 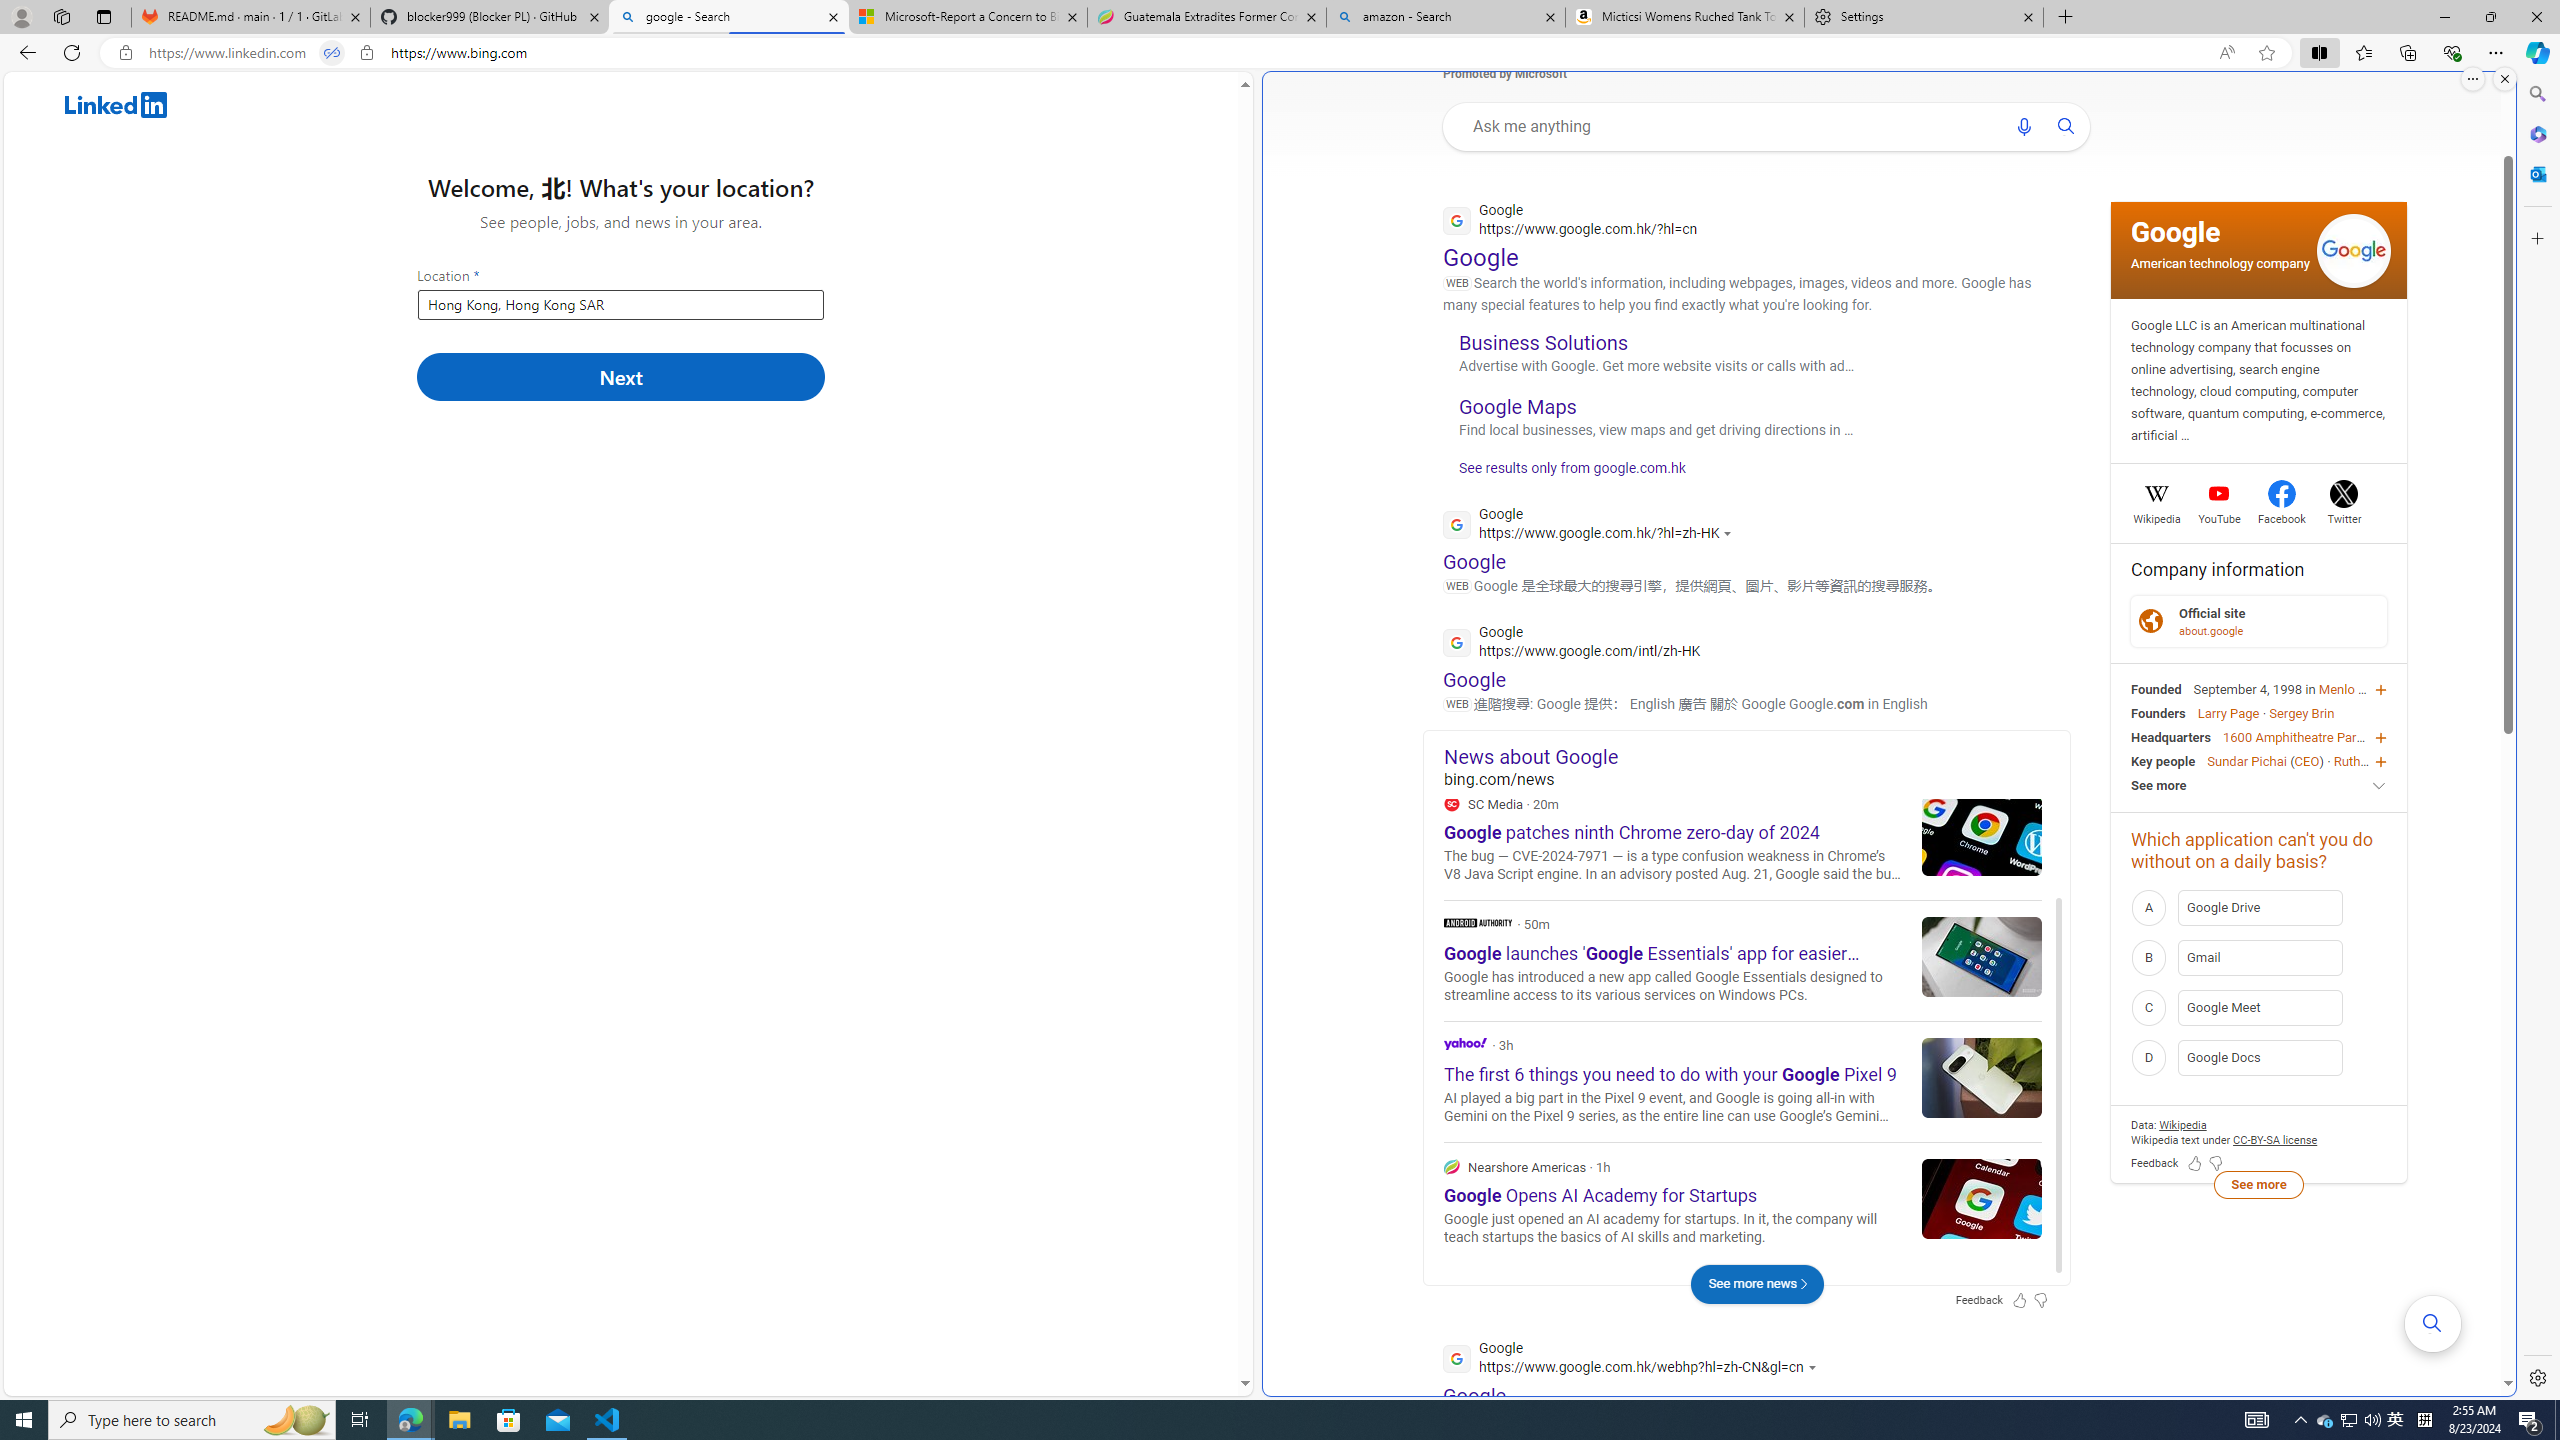 What do you see at coordinates (2352, 249) in the screenshot?
I see `'See more images of Google'` at bounding box center [2352, 249].